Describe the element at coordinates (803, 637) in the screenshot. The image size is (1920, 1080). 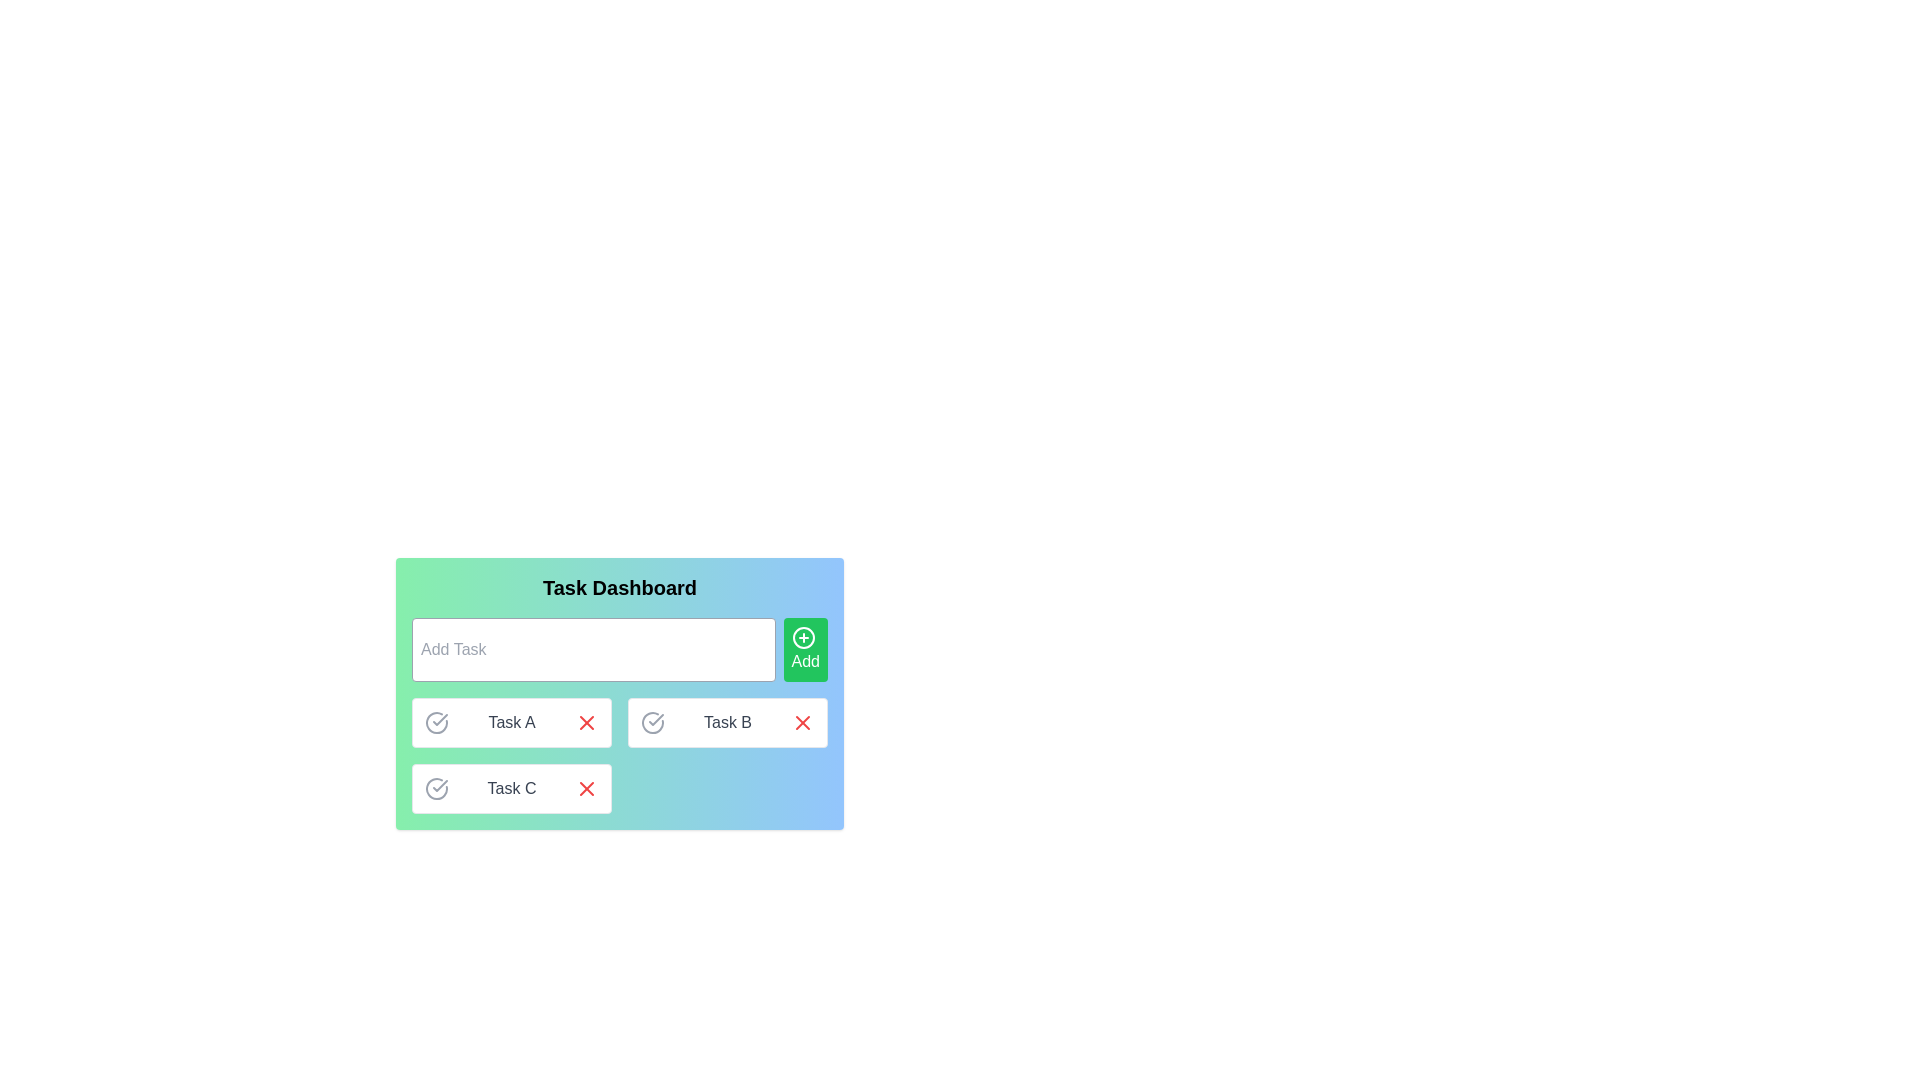
I see `the circular graphic element inside the green 'Add' button located at the top right corner of the Task Dashboard interface` at that location.